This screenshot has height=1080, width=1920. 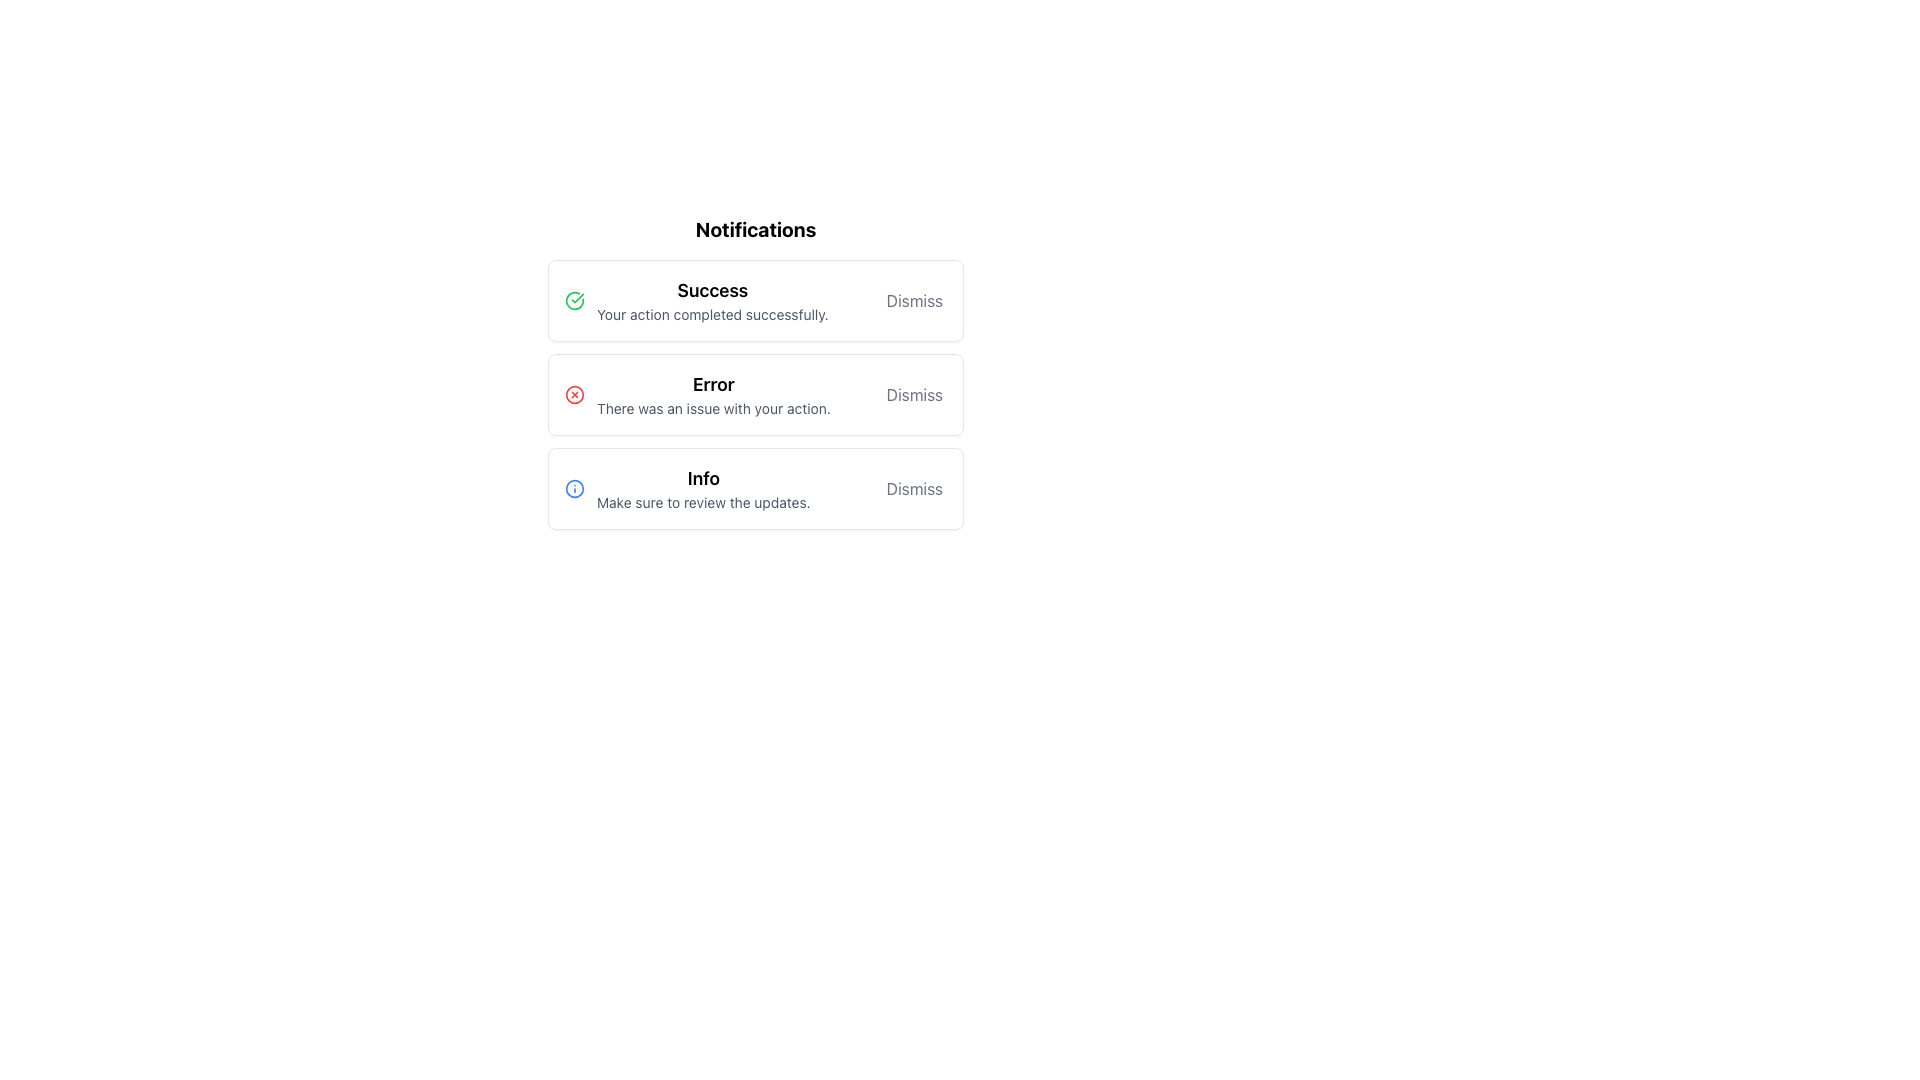 I want to click on the 'Dismiss' button located in the top-right corner of the second notification message displaying an 'Error' message, so click(x=913, y=394).